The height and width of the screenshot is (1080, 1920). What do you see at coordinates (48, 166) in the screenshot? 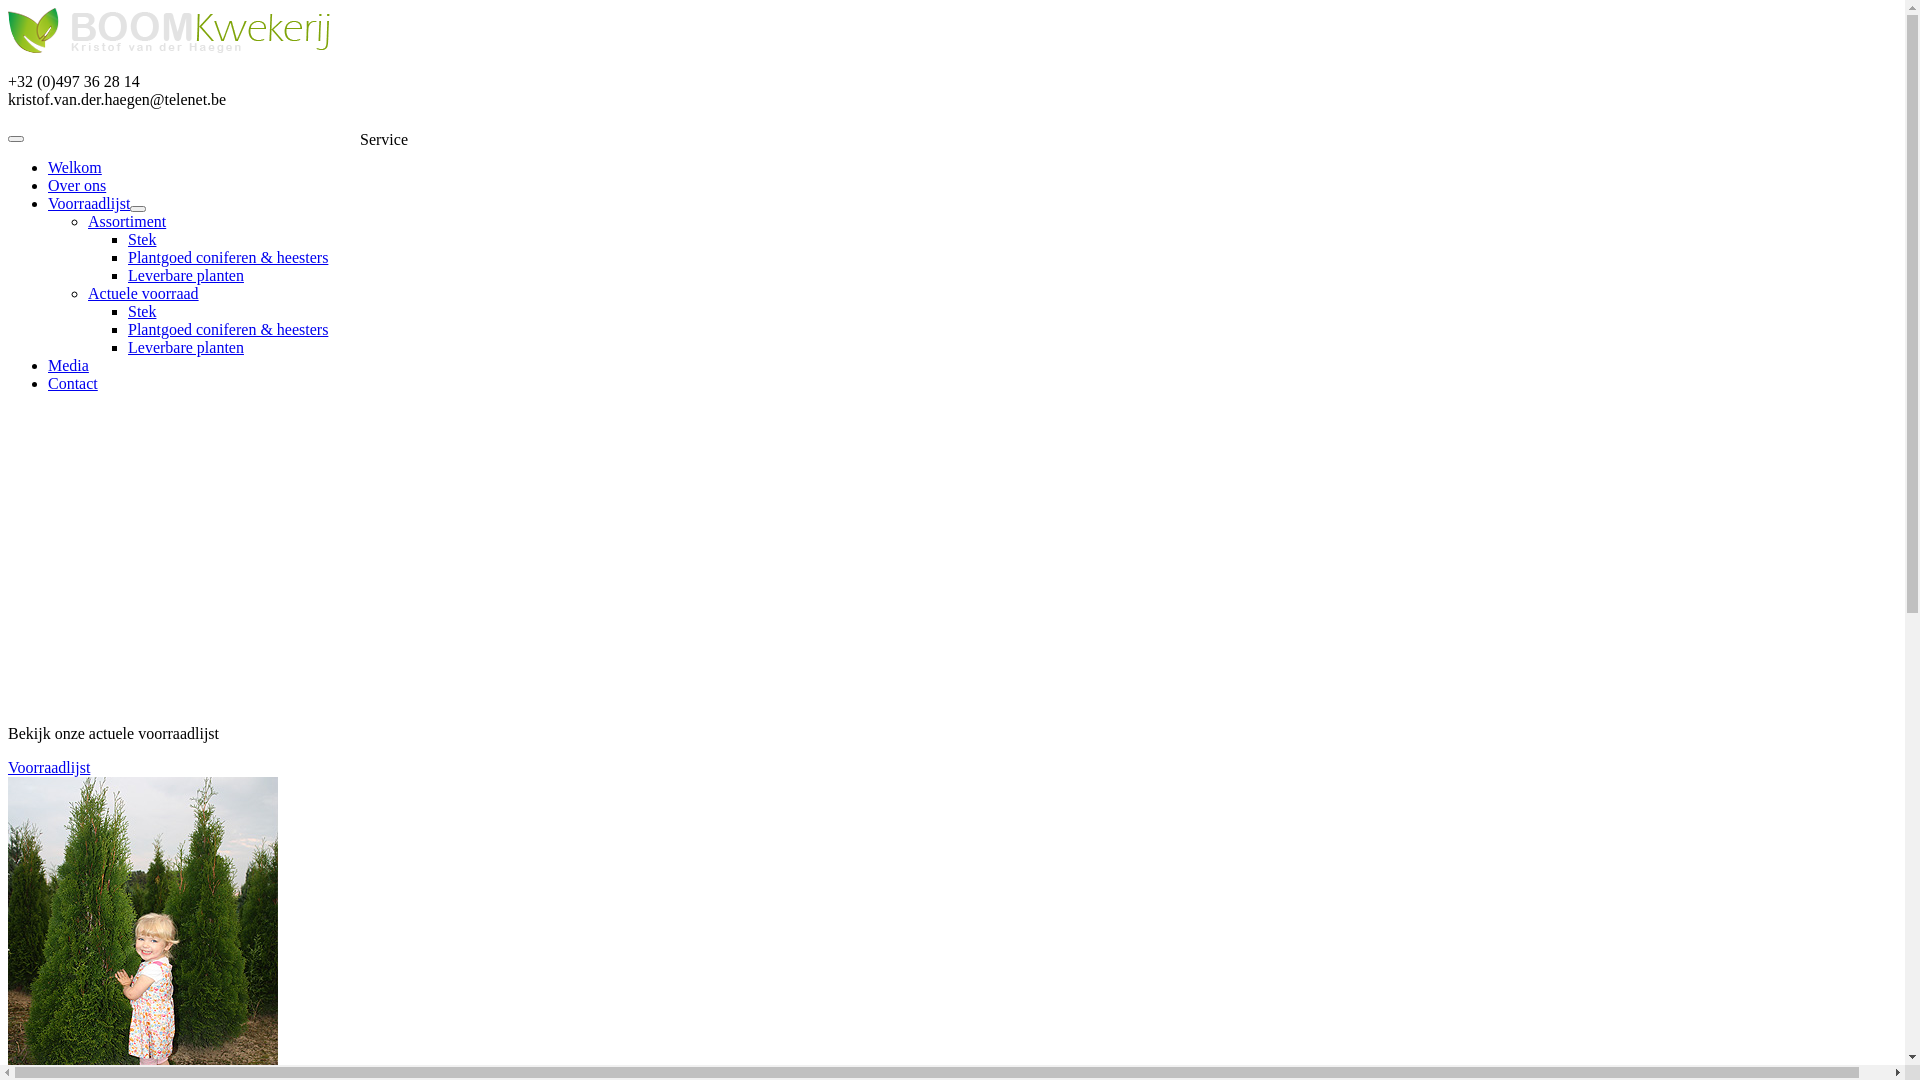
I see `'Welkom'` at bounding box center [48, 166].